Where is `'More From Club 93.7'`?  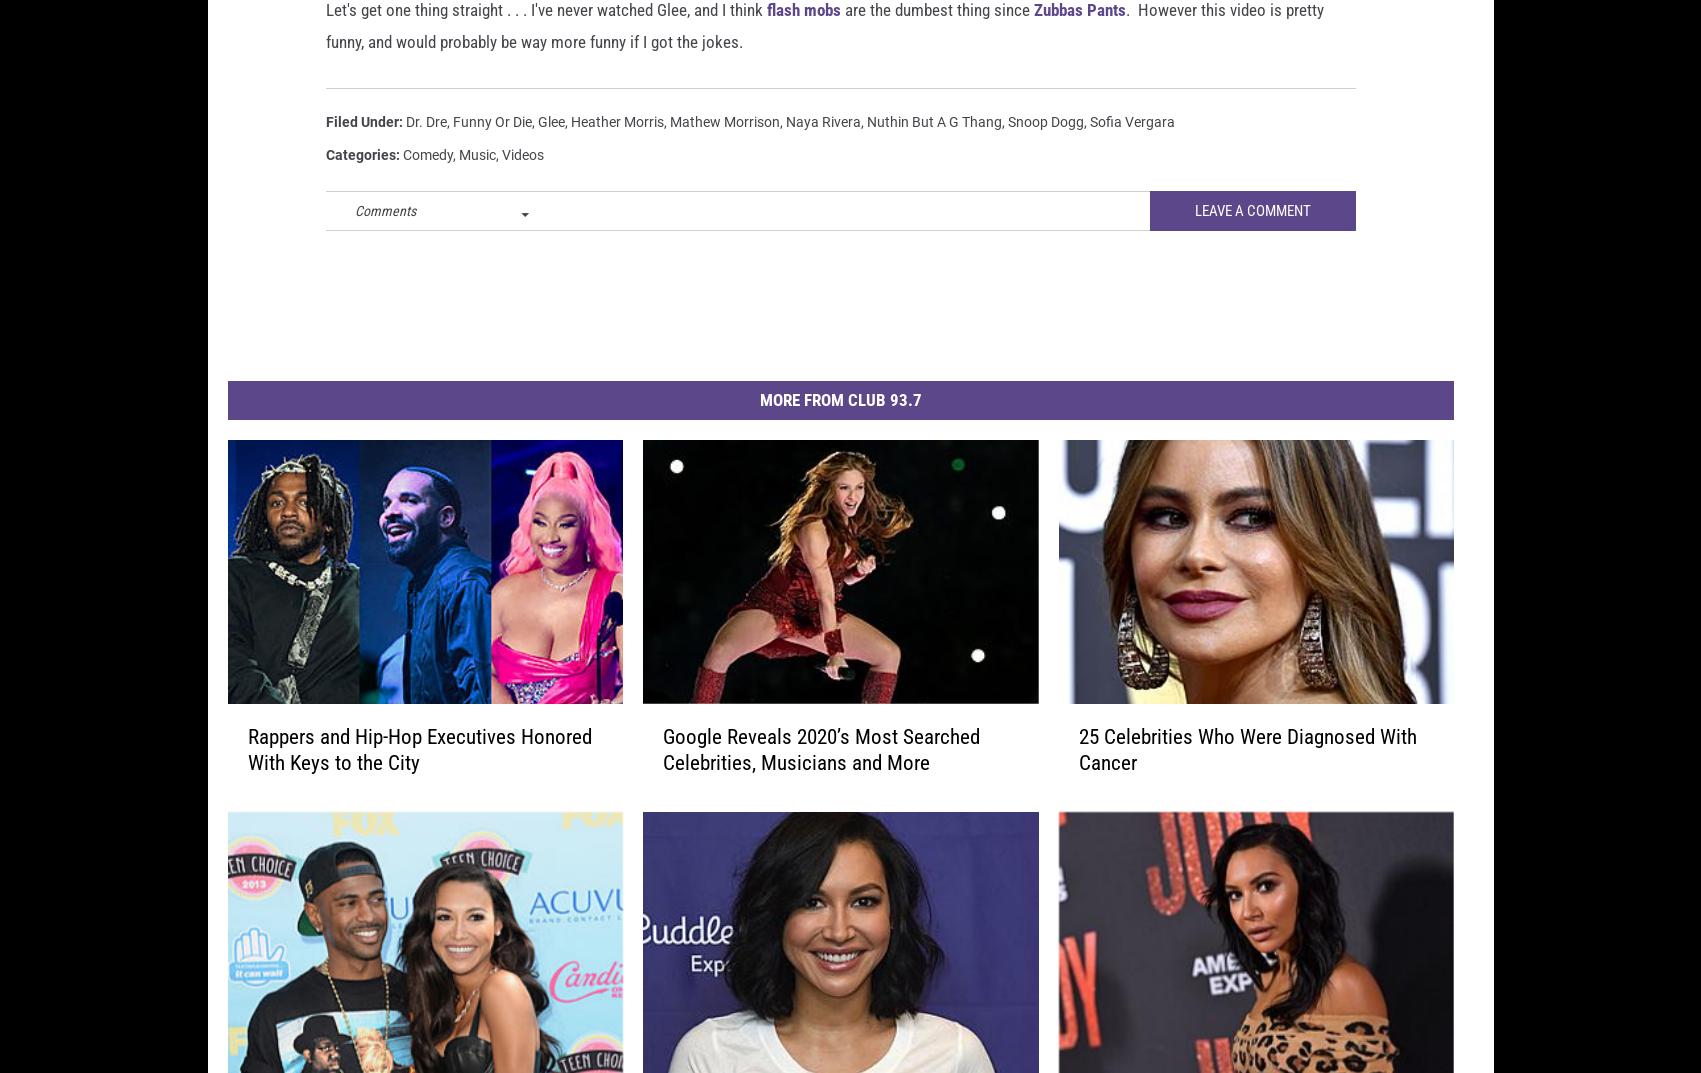
'More From Club 93.7' is located at coordinates (839, 431).